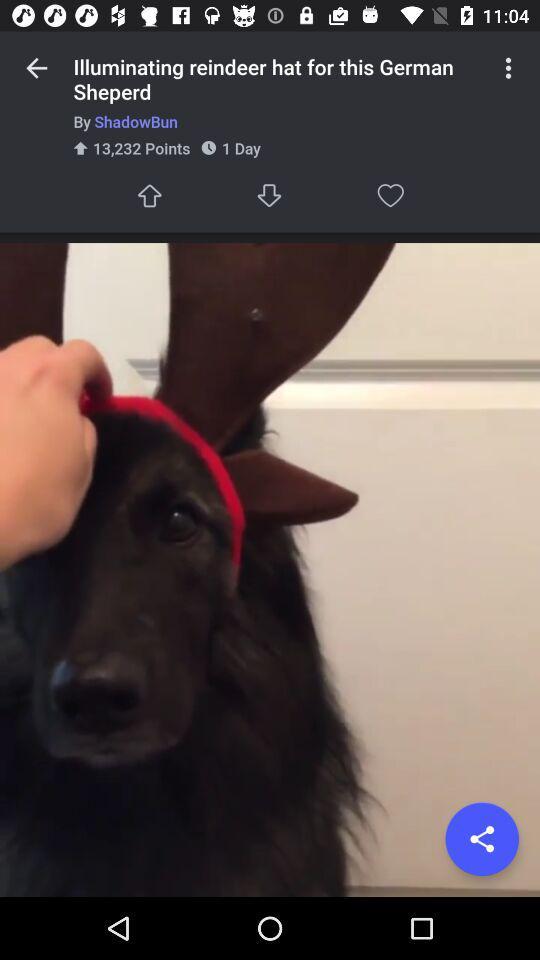 Image resolution: width=540 pixels, height=960 pixels. What do you see at coordinates (148, 195) in the screenshot?
I see `the arrow_upward icon` at bounding box center [148, 195].